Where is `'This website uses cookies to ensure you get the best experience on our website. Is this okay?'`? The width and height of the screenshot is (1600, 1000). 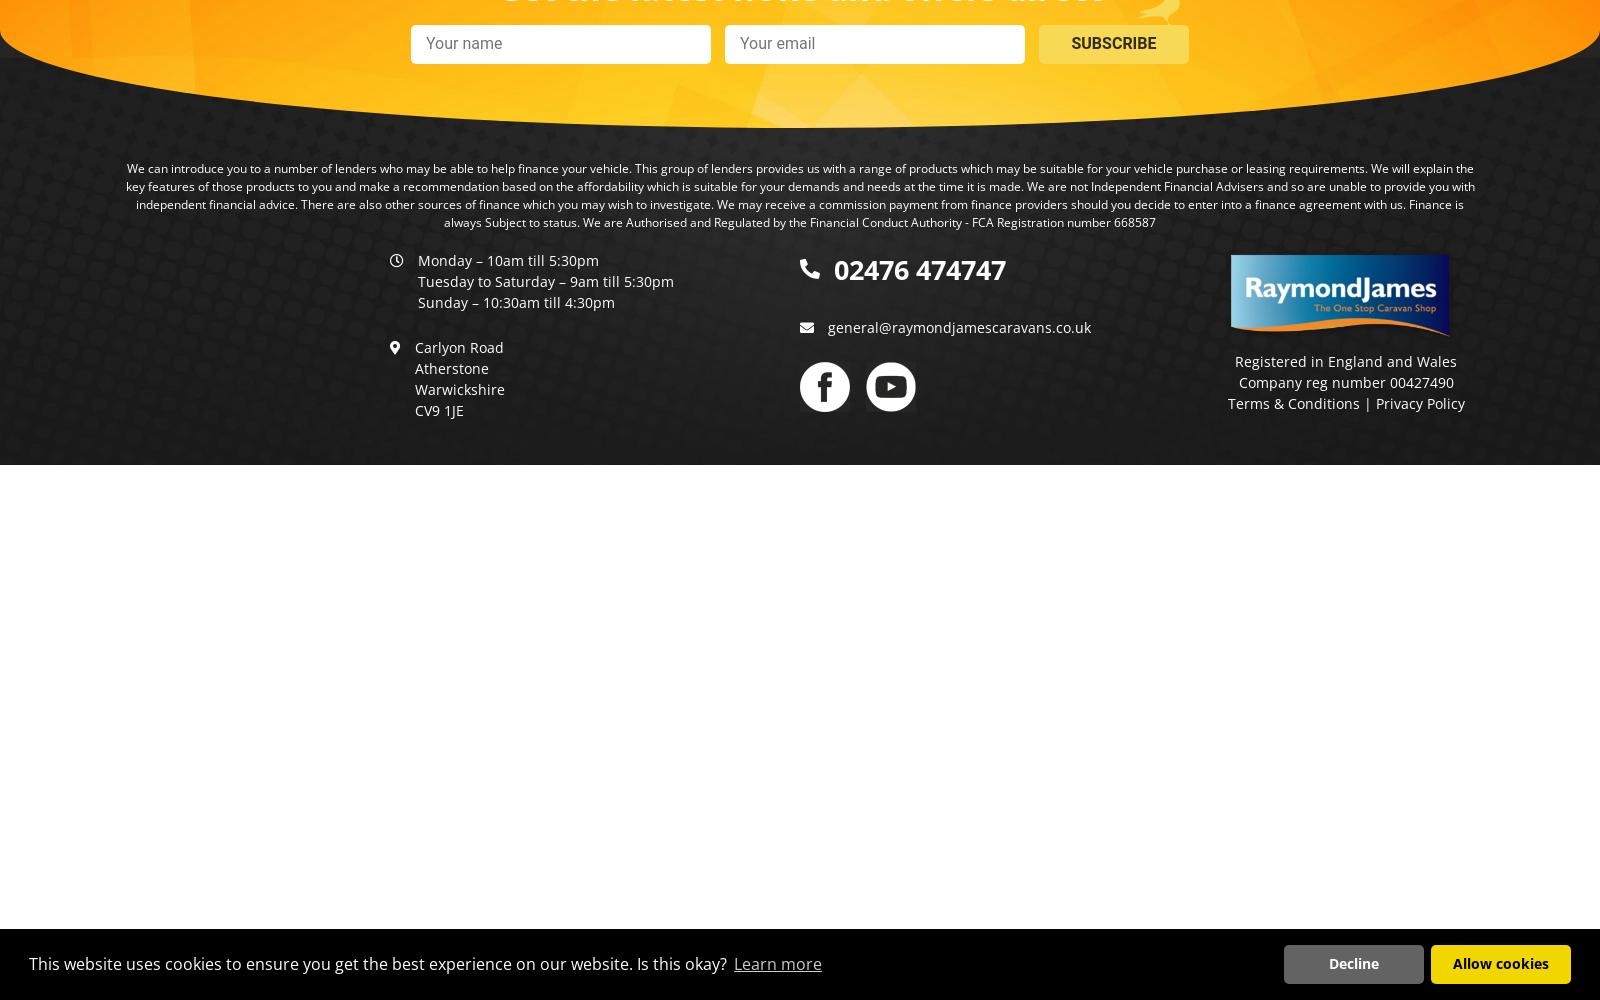
'This website uses cookies to ensure you get the best experience on our website. Is this okay?' is located at coordinates (379, 963).